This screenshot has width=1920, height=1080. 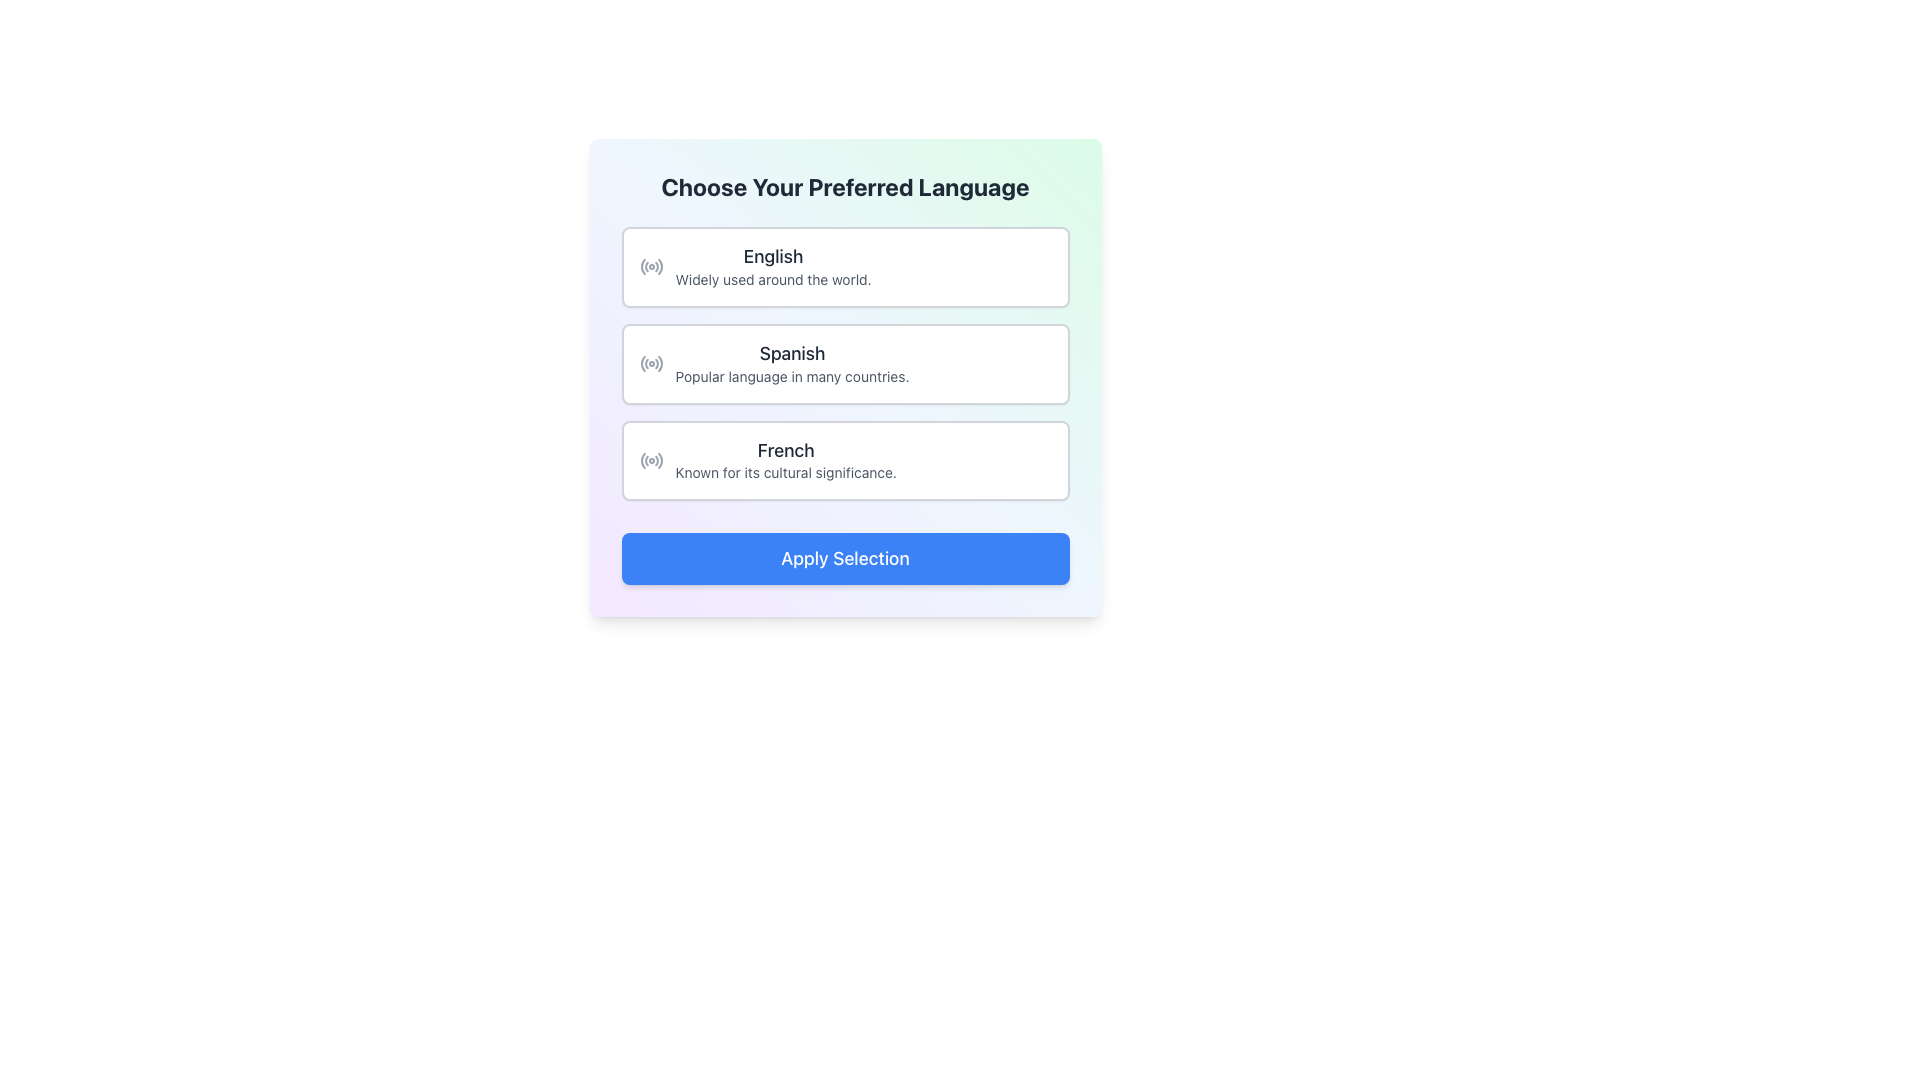 What do you see at coordinates (845, 460) in the screenshot?
I see `the interactive card labeled 'French'` at bounding box center [845, 460].